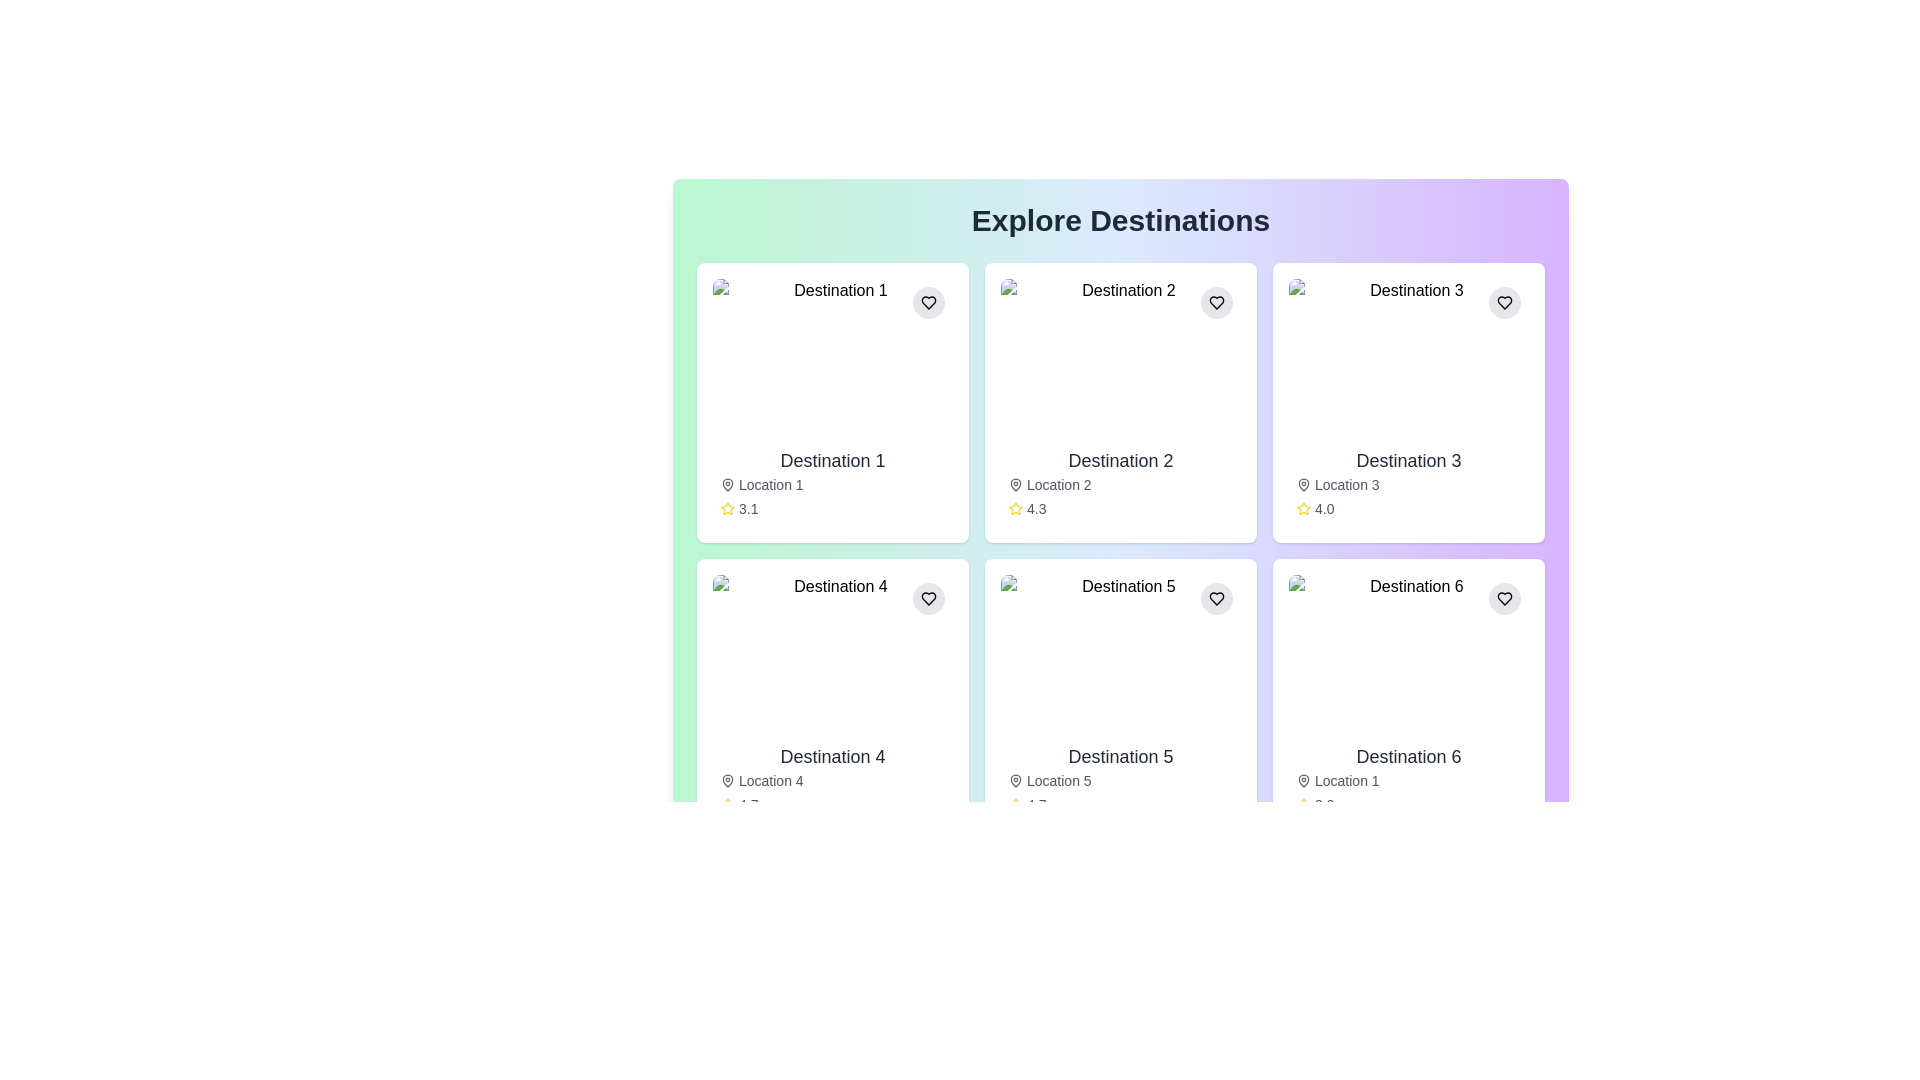 This screenshot has height=1080, width=1920. I want to click on the heart-shaped icon in the top-right corner of the 'Destination 5' card, so click(1216, 597).